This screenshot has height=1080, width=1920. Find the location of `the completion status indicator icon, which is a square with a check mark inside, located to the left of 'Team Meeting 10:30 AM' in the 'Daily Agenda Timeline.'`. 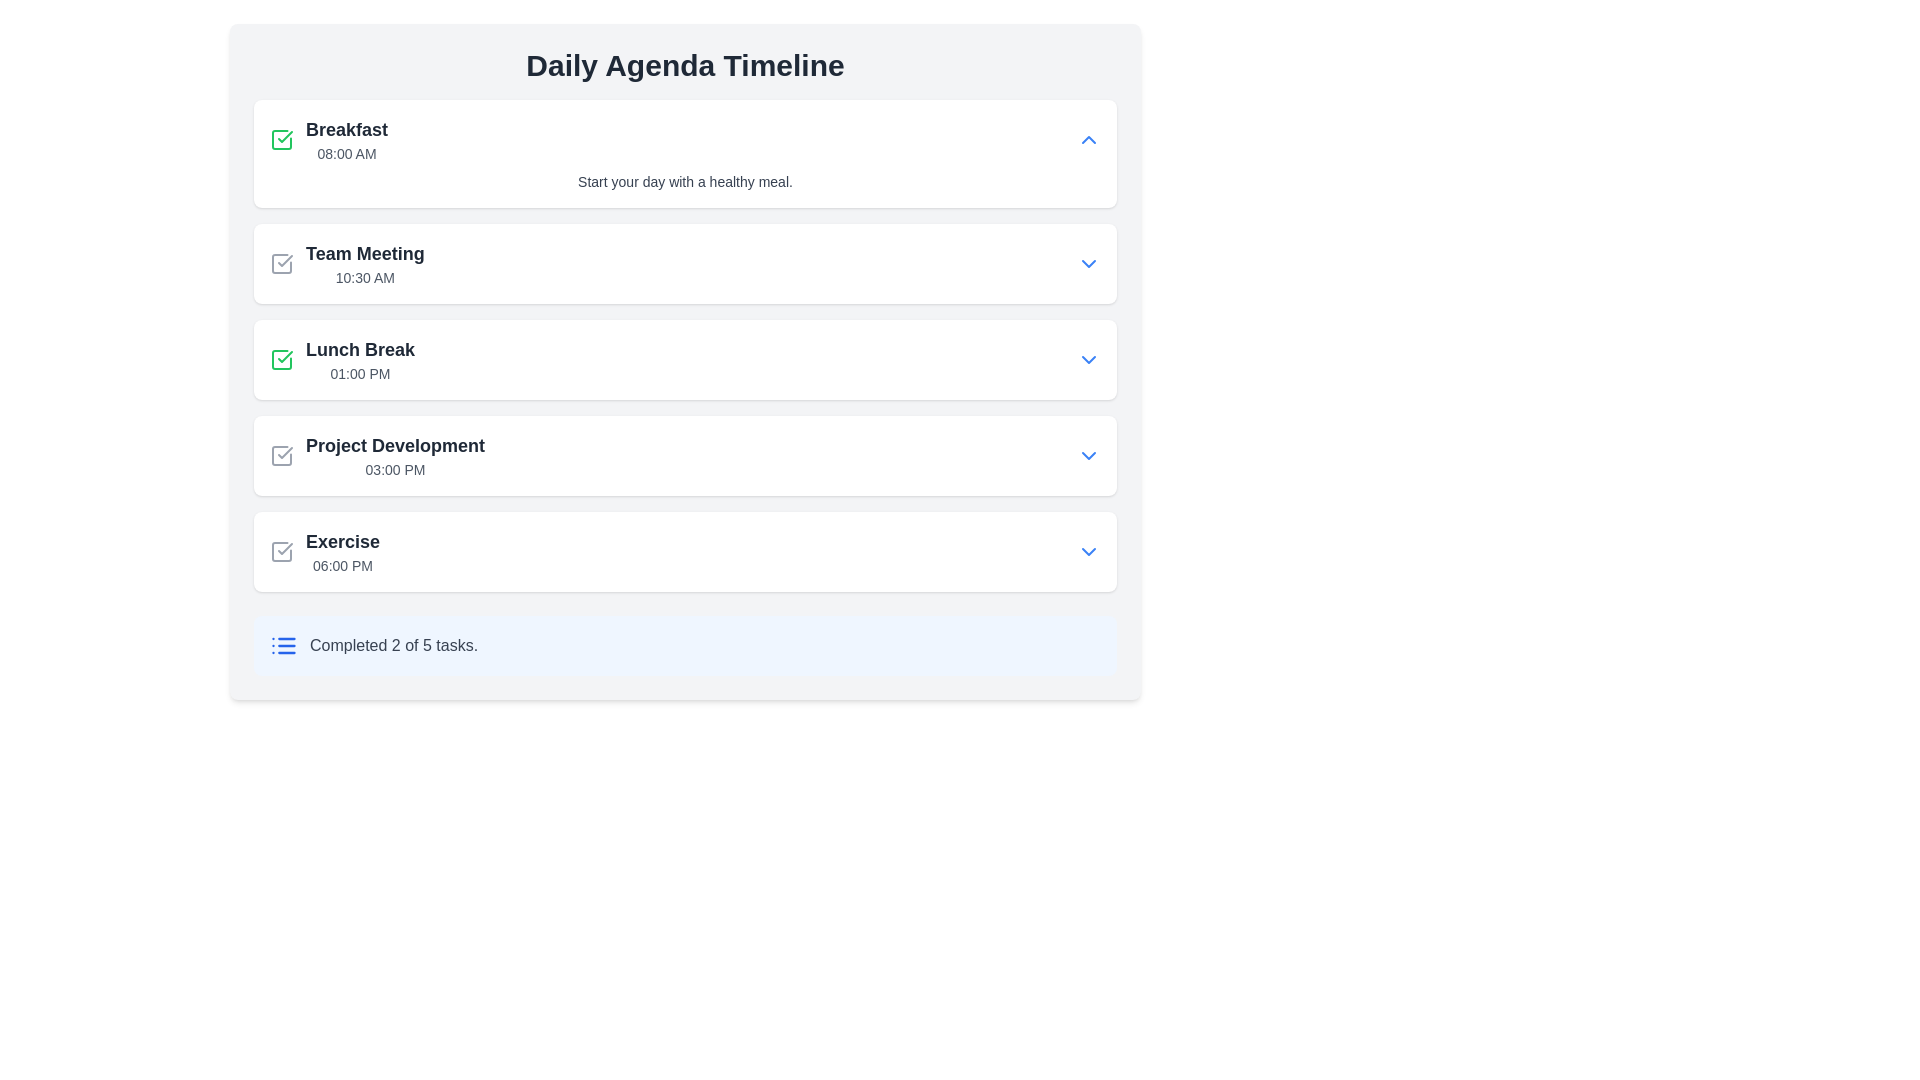

the completion status indicator icon, which is a square with a check mark inside, located to the left of 'Team Meeting 10:30 AM' in the 'Daily Agenda Timeline.' is located at coordinates (281, 262).